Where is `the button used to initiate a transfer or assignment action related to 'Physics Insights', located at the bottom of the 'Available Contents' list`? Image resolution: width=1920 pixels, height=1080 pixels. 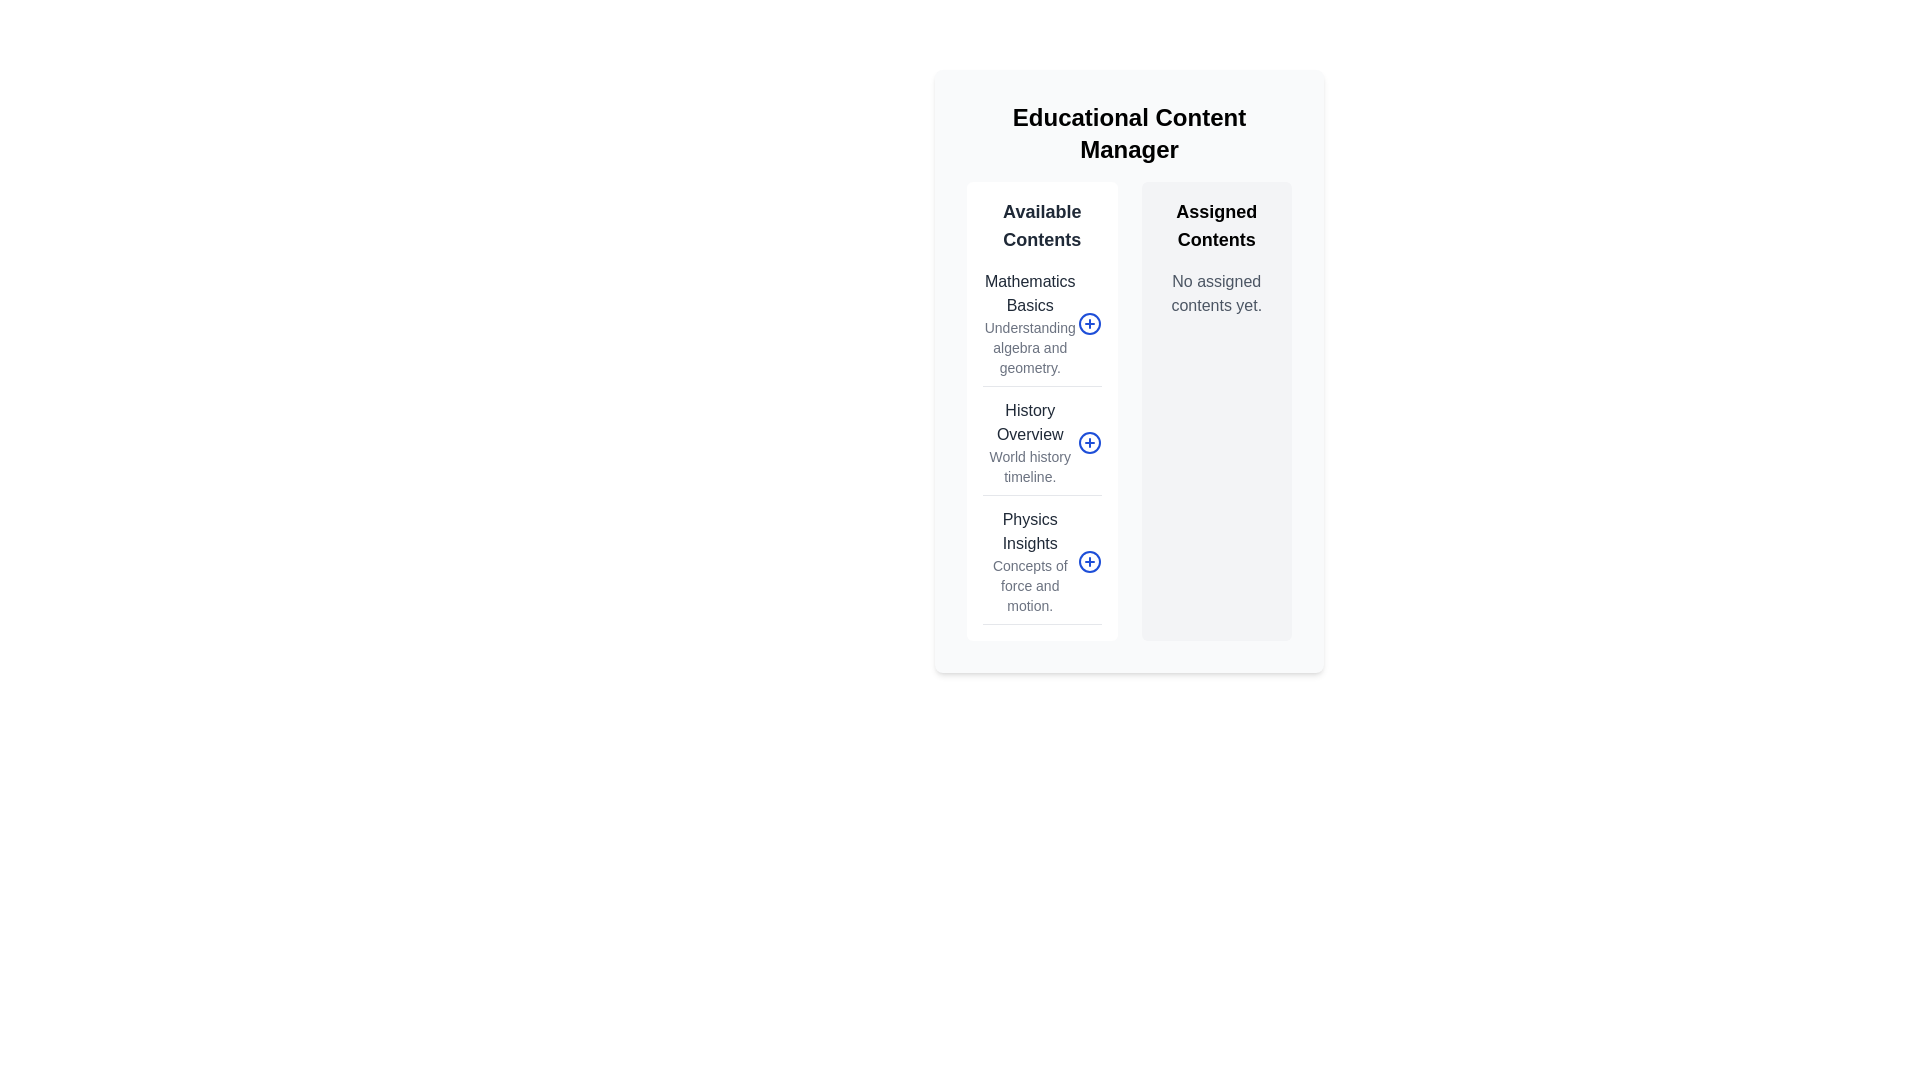 the button used to initiate a transfer or assignment action related to 'Physics Insights', located at the bottom of the 'Available Contents' list is located at coordinates (1088, 562).